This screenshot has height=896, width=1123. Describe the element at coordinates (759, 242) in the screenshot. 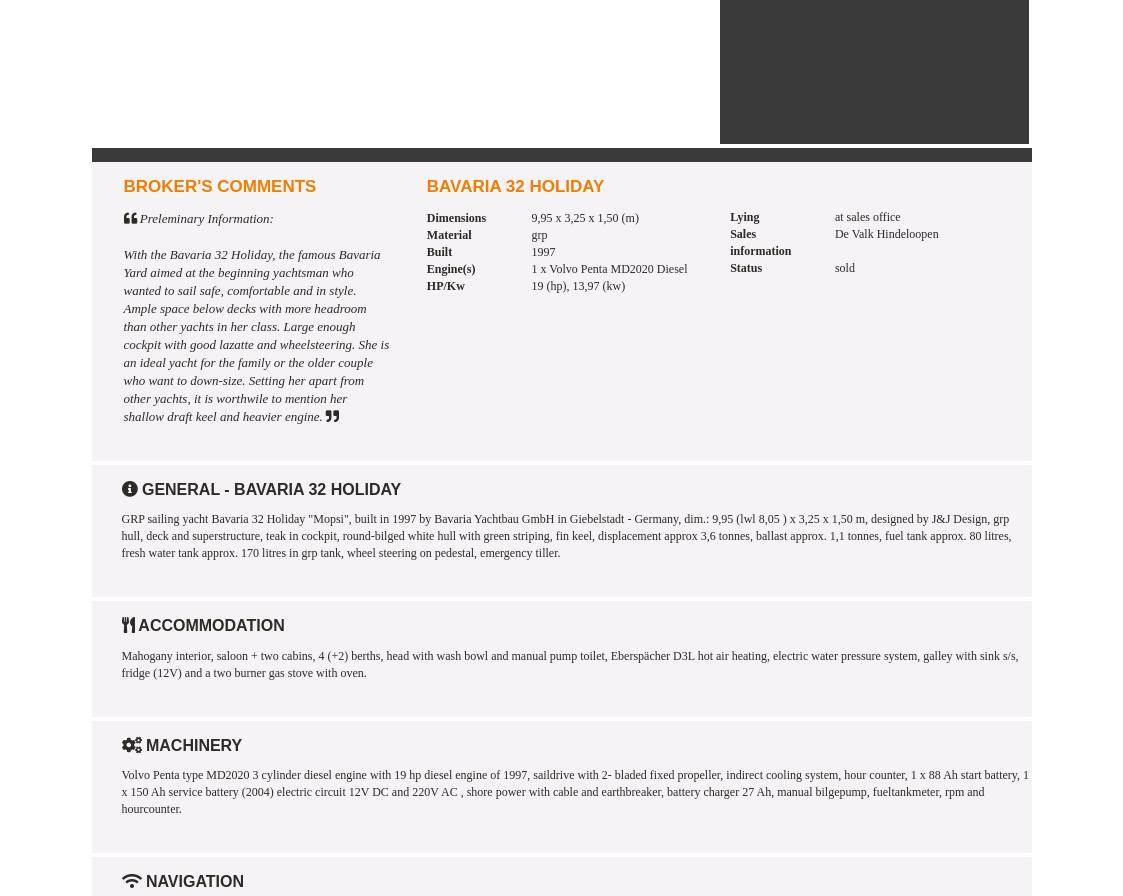

I see `'Sales information'` at that location.